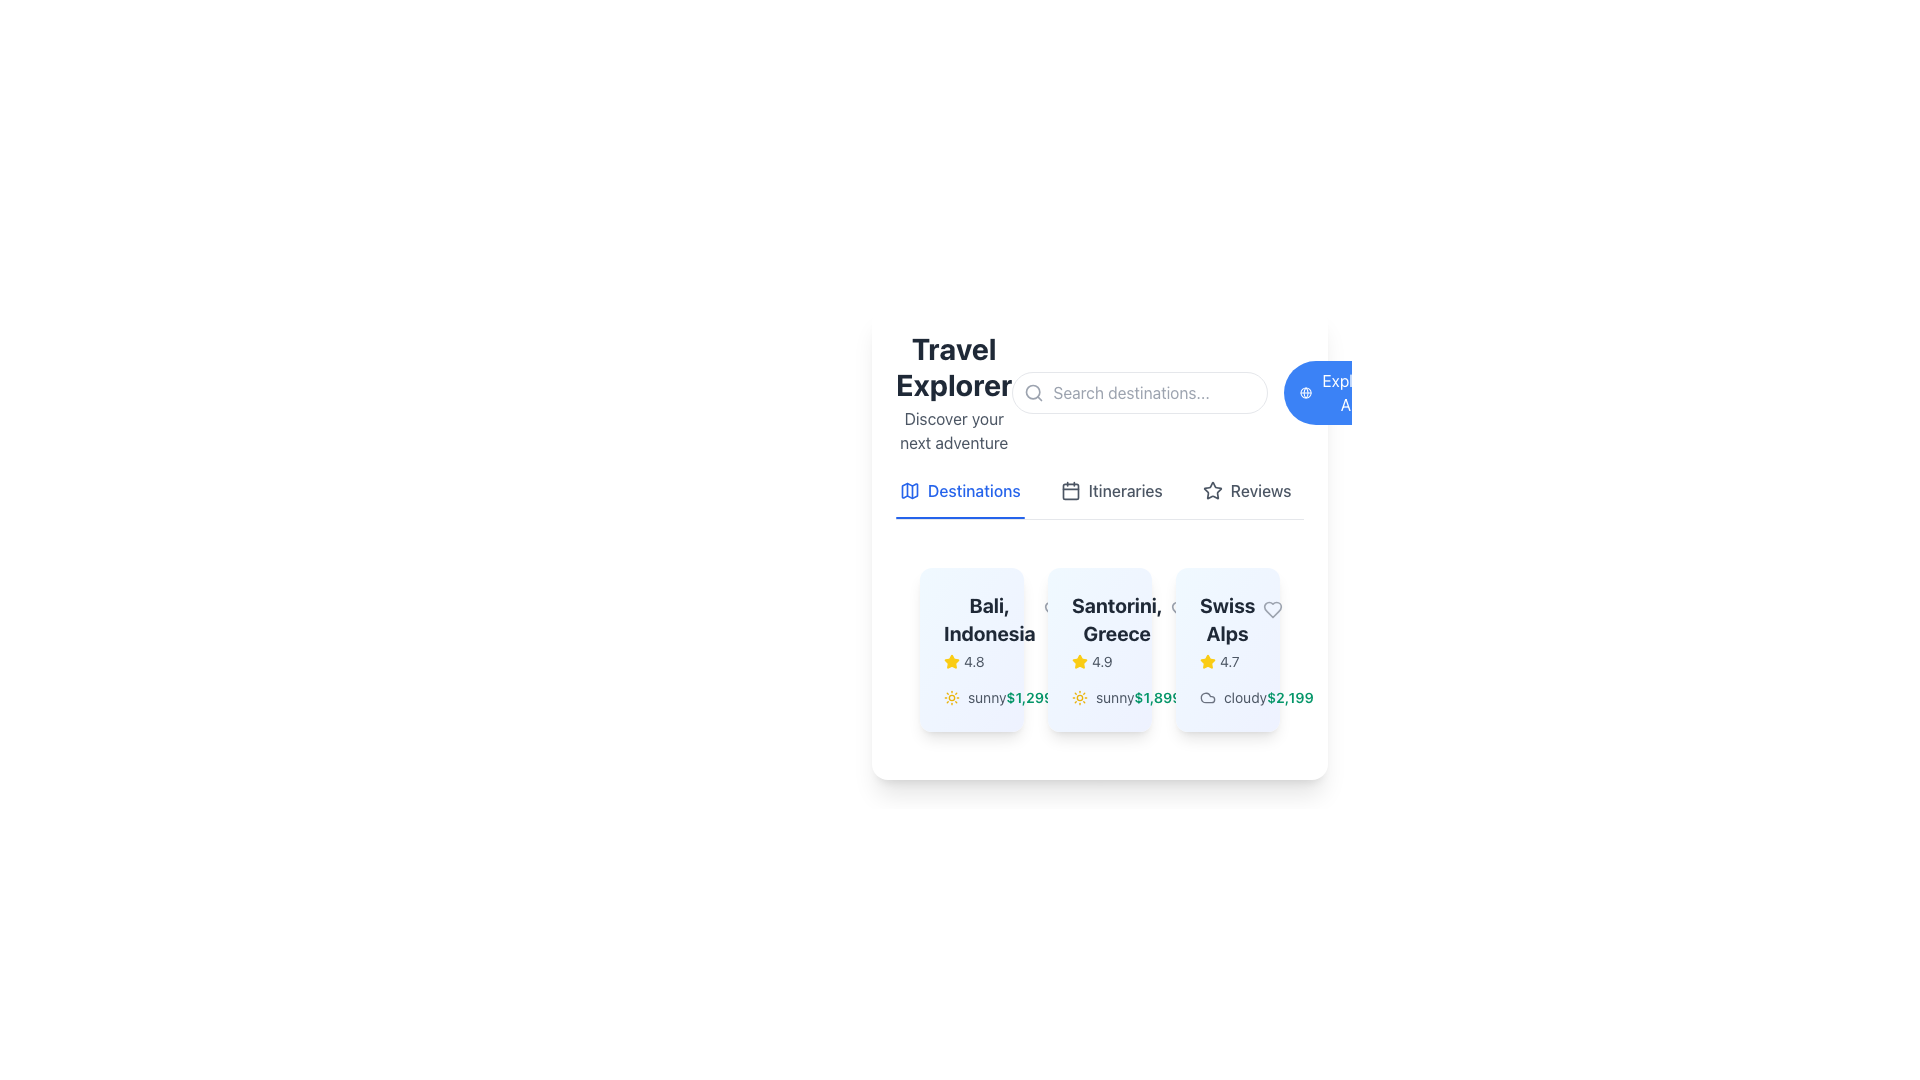 The height and width of the screenshot is (1080, 1920). I want to click on the star icon next to the text '4.7' to interact with the rating system, so click(1205, 660).